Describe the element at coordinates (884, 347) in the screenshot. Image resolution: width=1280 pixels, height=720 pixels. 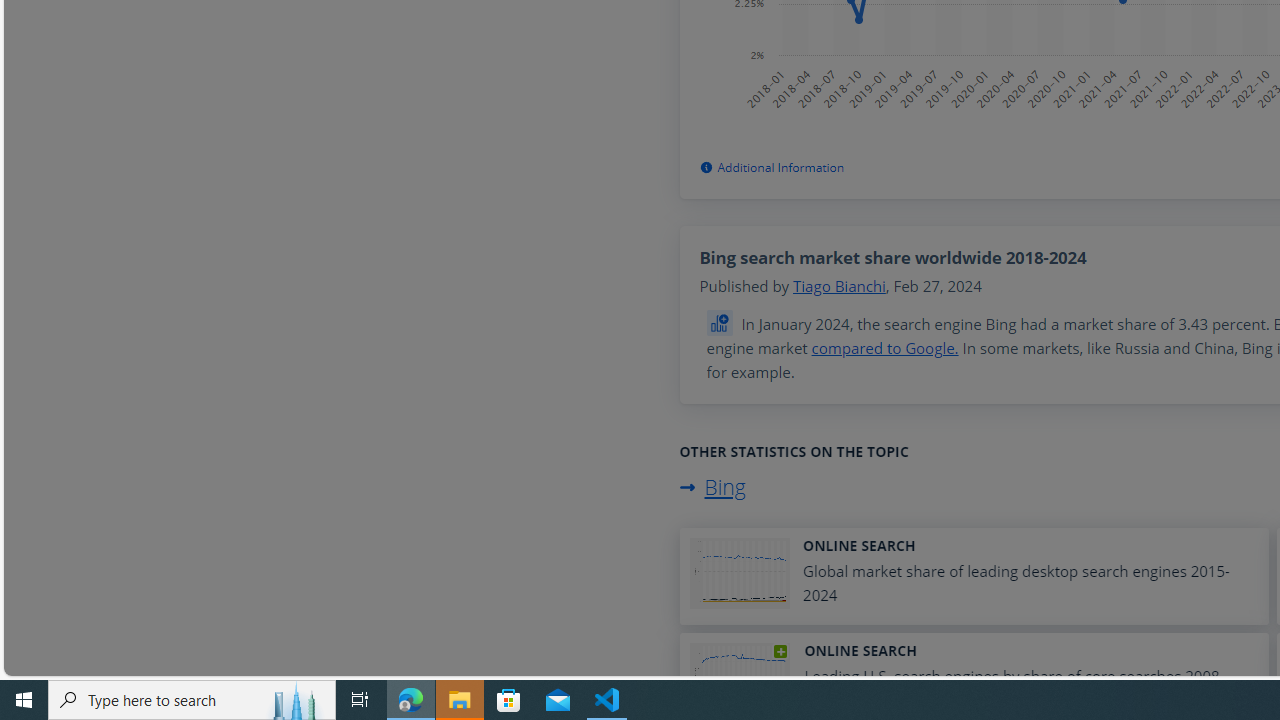
I see `'compared to Google.'` at that location.